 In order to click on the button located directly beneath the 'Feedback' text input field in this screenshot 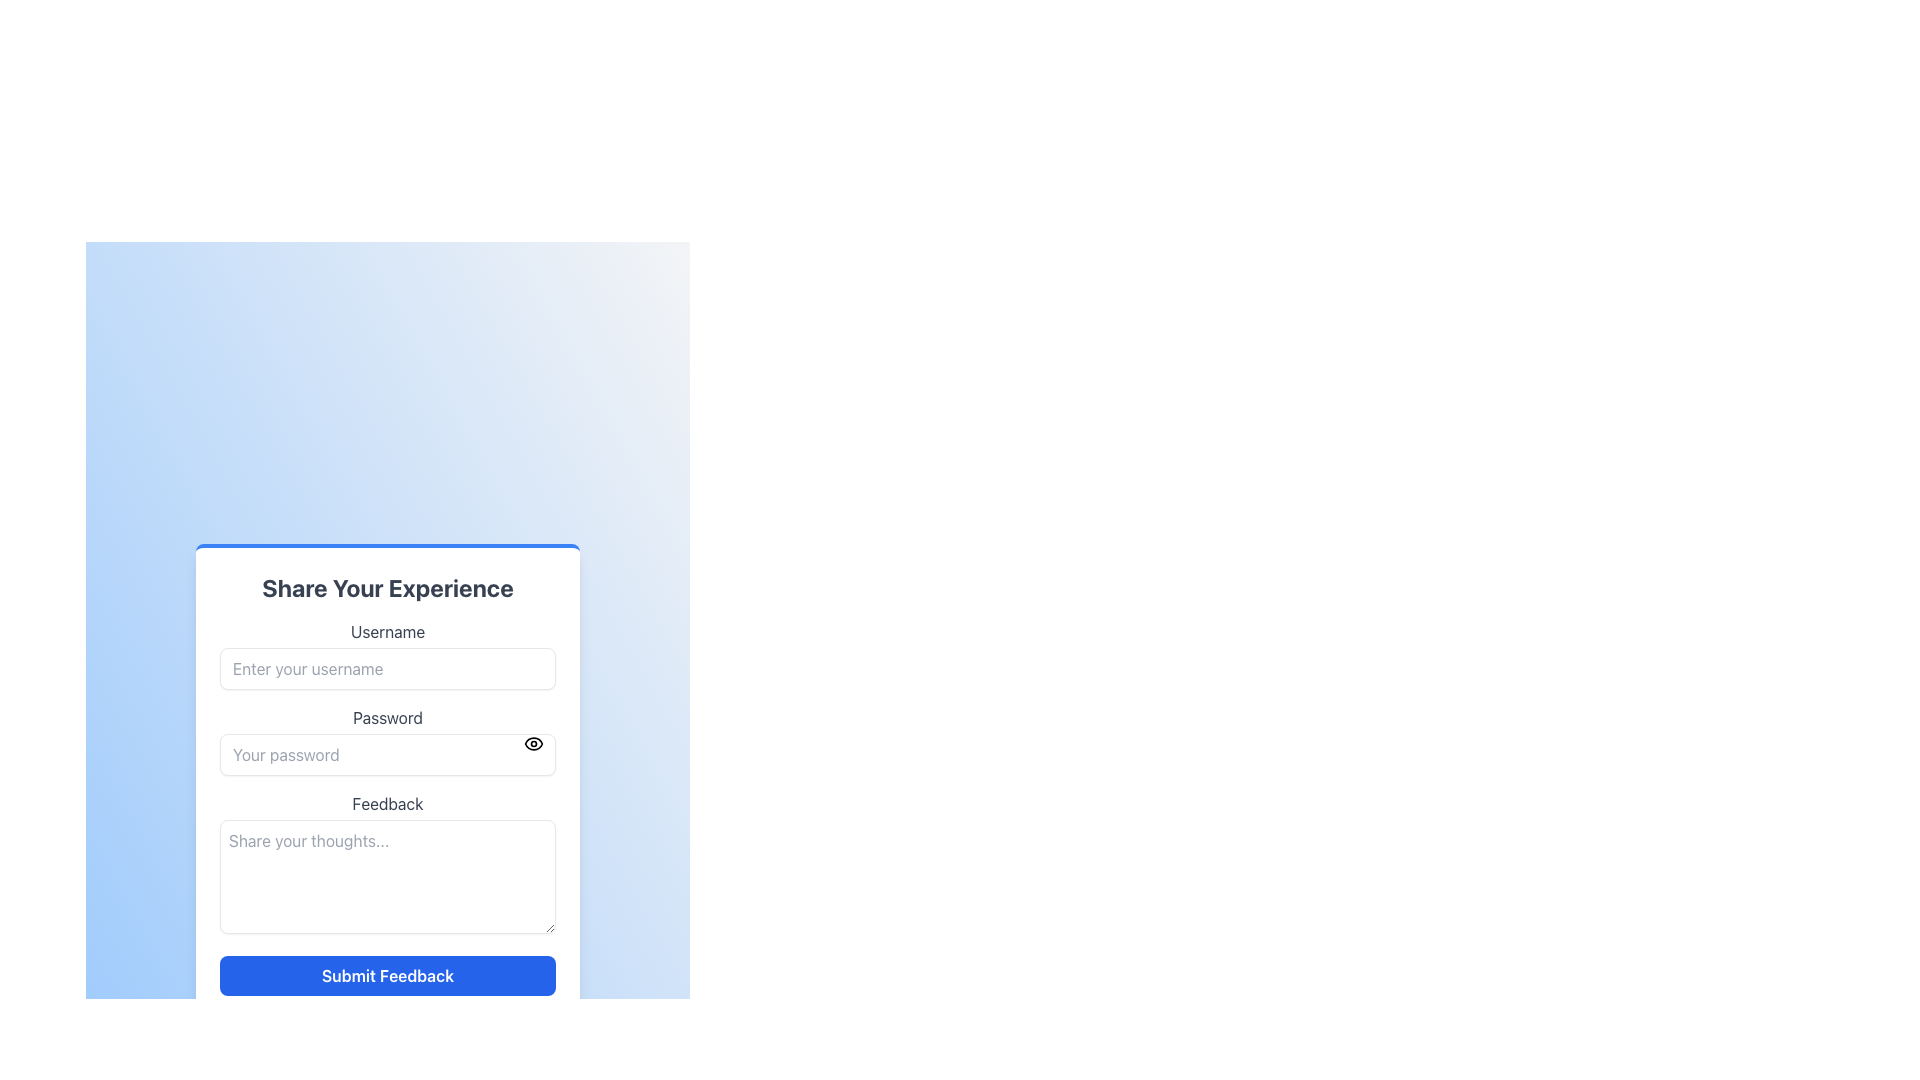, I will do `click(388, 974)`.